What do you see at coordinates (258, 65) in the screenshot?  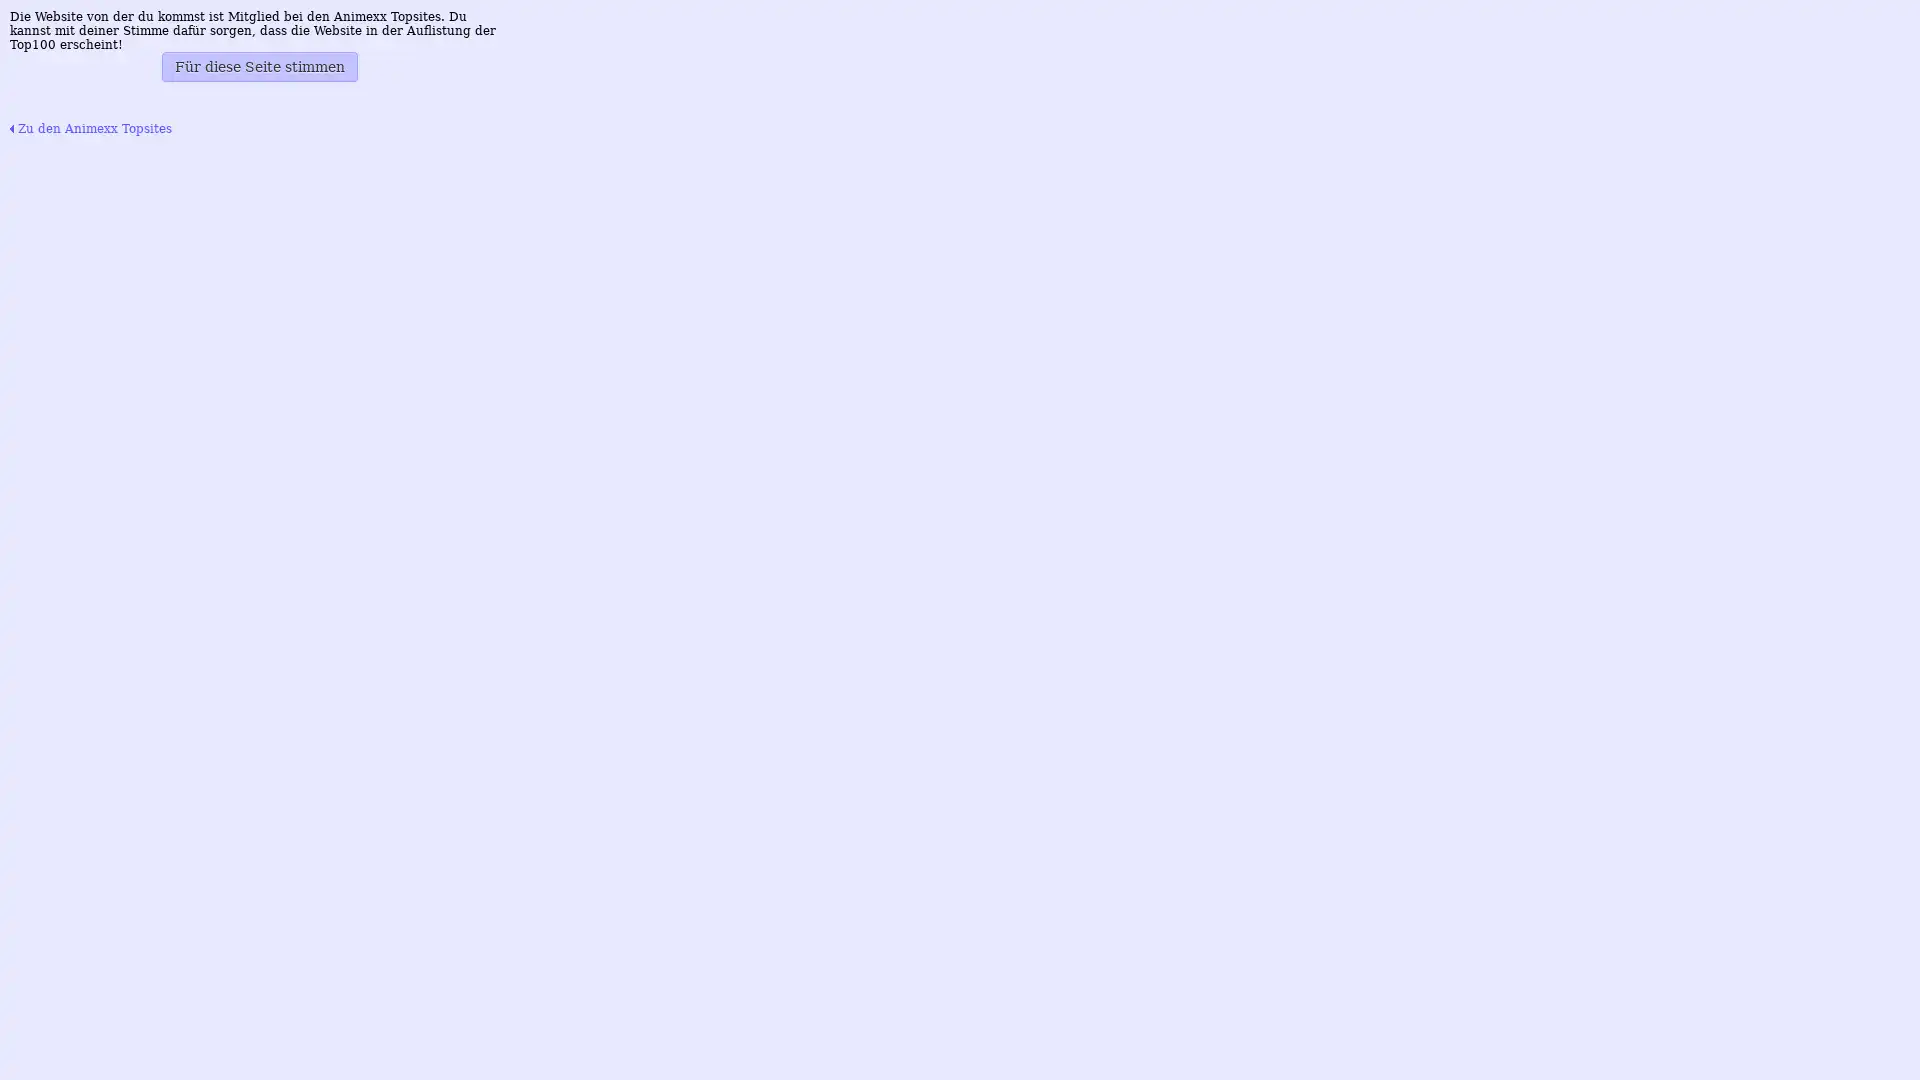 I see `Fur diese Seite stimmen` at bounding box center [258, 65].